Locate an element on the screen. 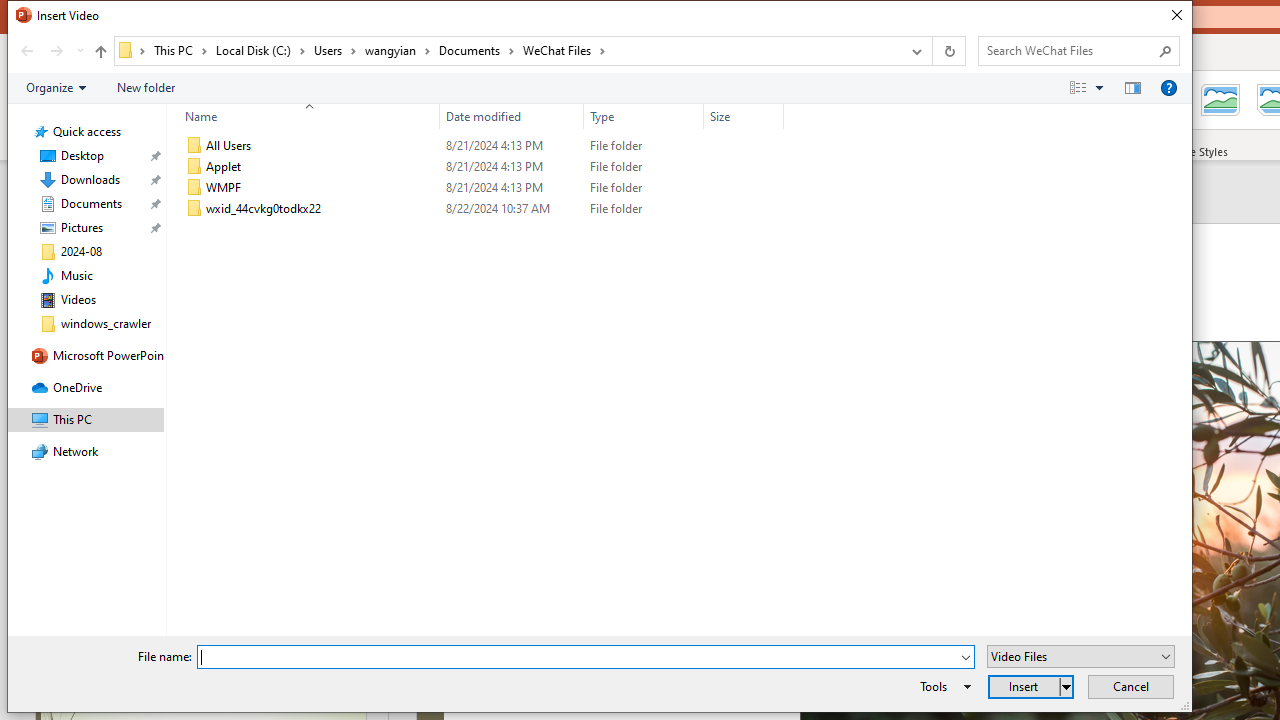 This screenshot has width=1280, height=720. 'Filter dropdown' is located at coordinates (774, 116).